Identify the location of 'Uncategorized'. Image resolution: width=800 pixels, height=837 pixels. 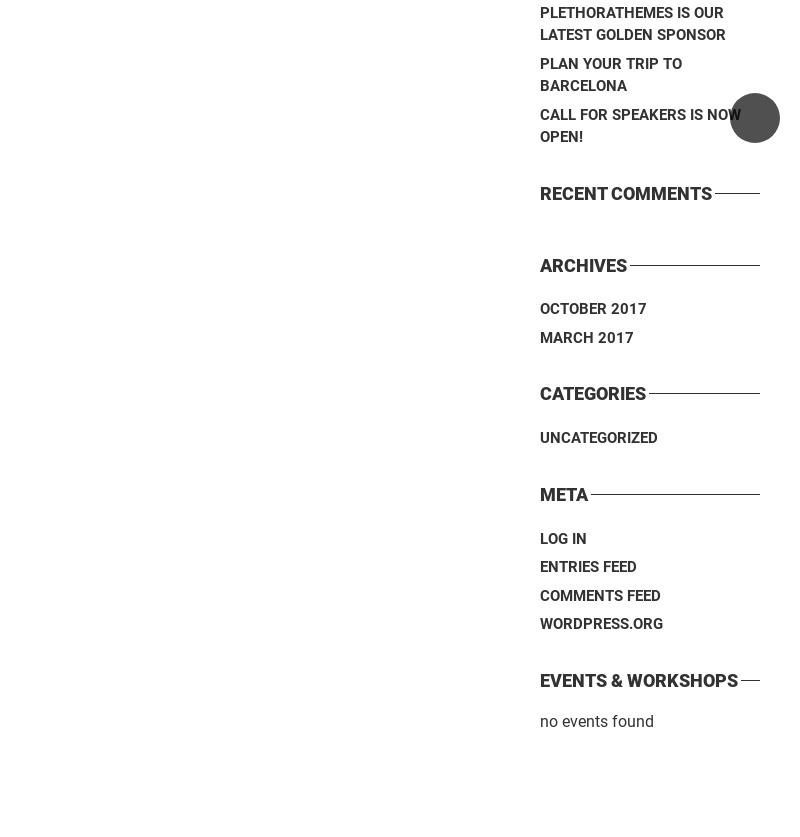
(598, 437).